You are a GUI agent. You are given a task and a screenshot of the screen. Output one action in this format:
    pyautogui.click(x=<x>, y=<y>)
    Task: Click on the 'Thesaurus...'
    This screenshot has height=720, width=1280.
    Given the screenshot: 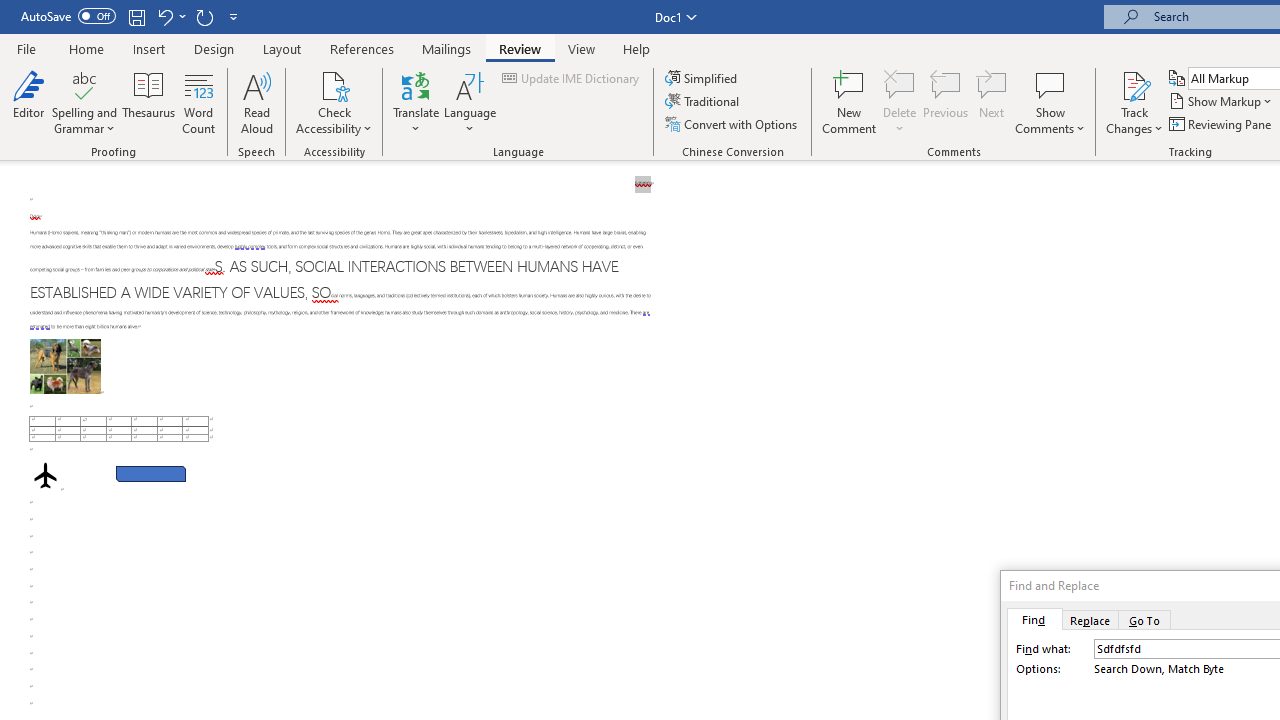 What is the action you would take?
    pyautogui.click(x=148, y=103)
    